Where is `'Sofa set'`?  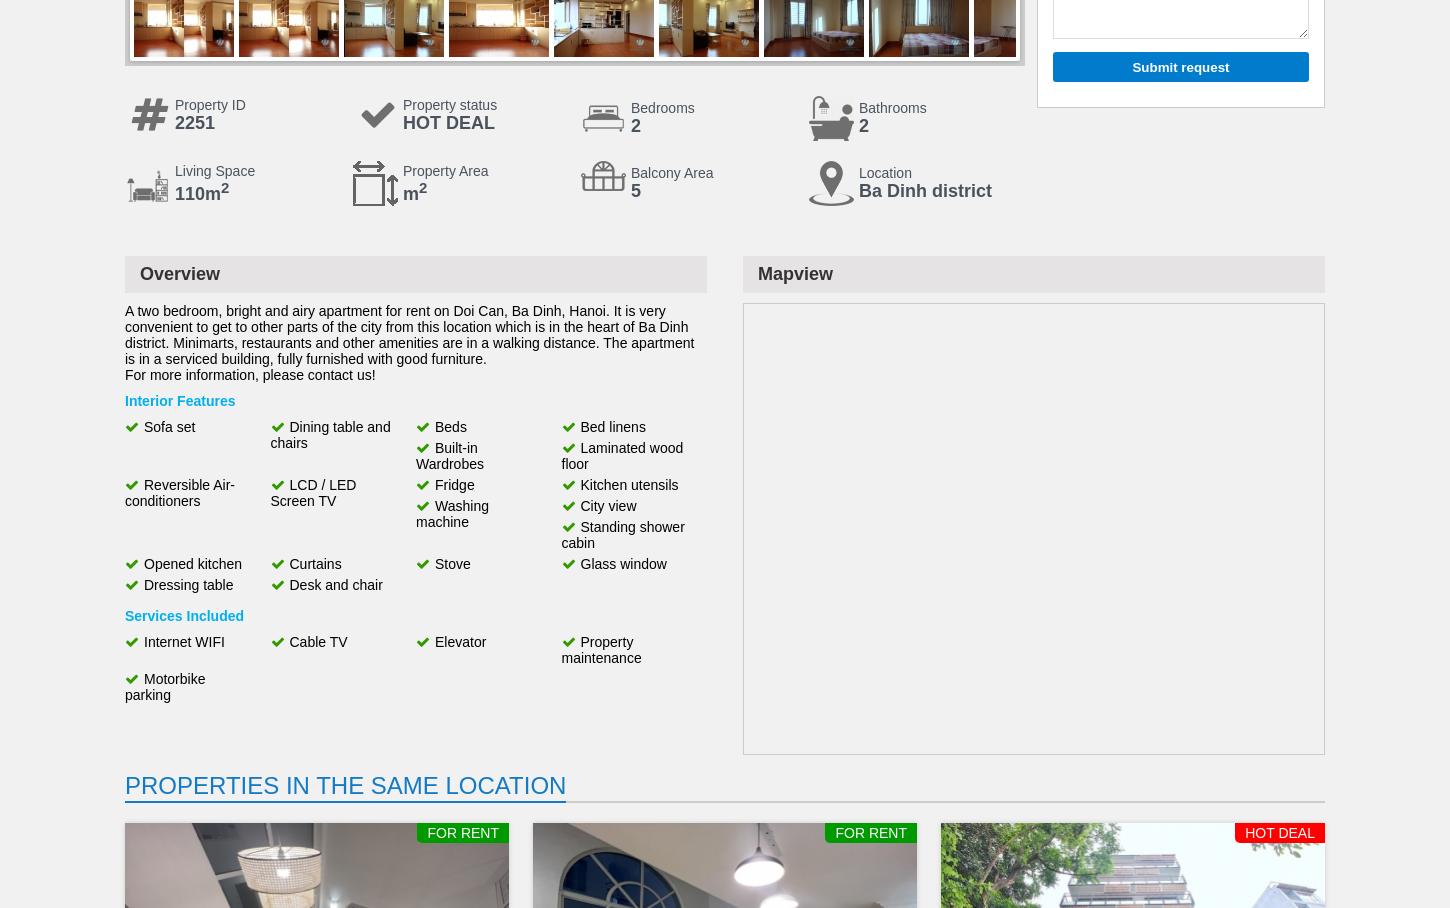
'Sofa set' is located at coordinates (168, 427).